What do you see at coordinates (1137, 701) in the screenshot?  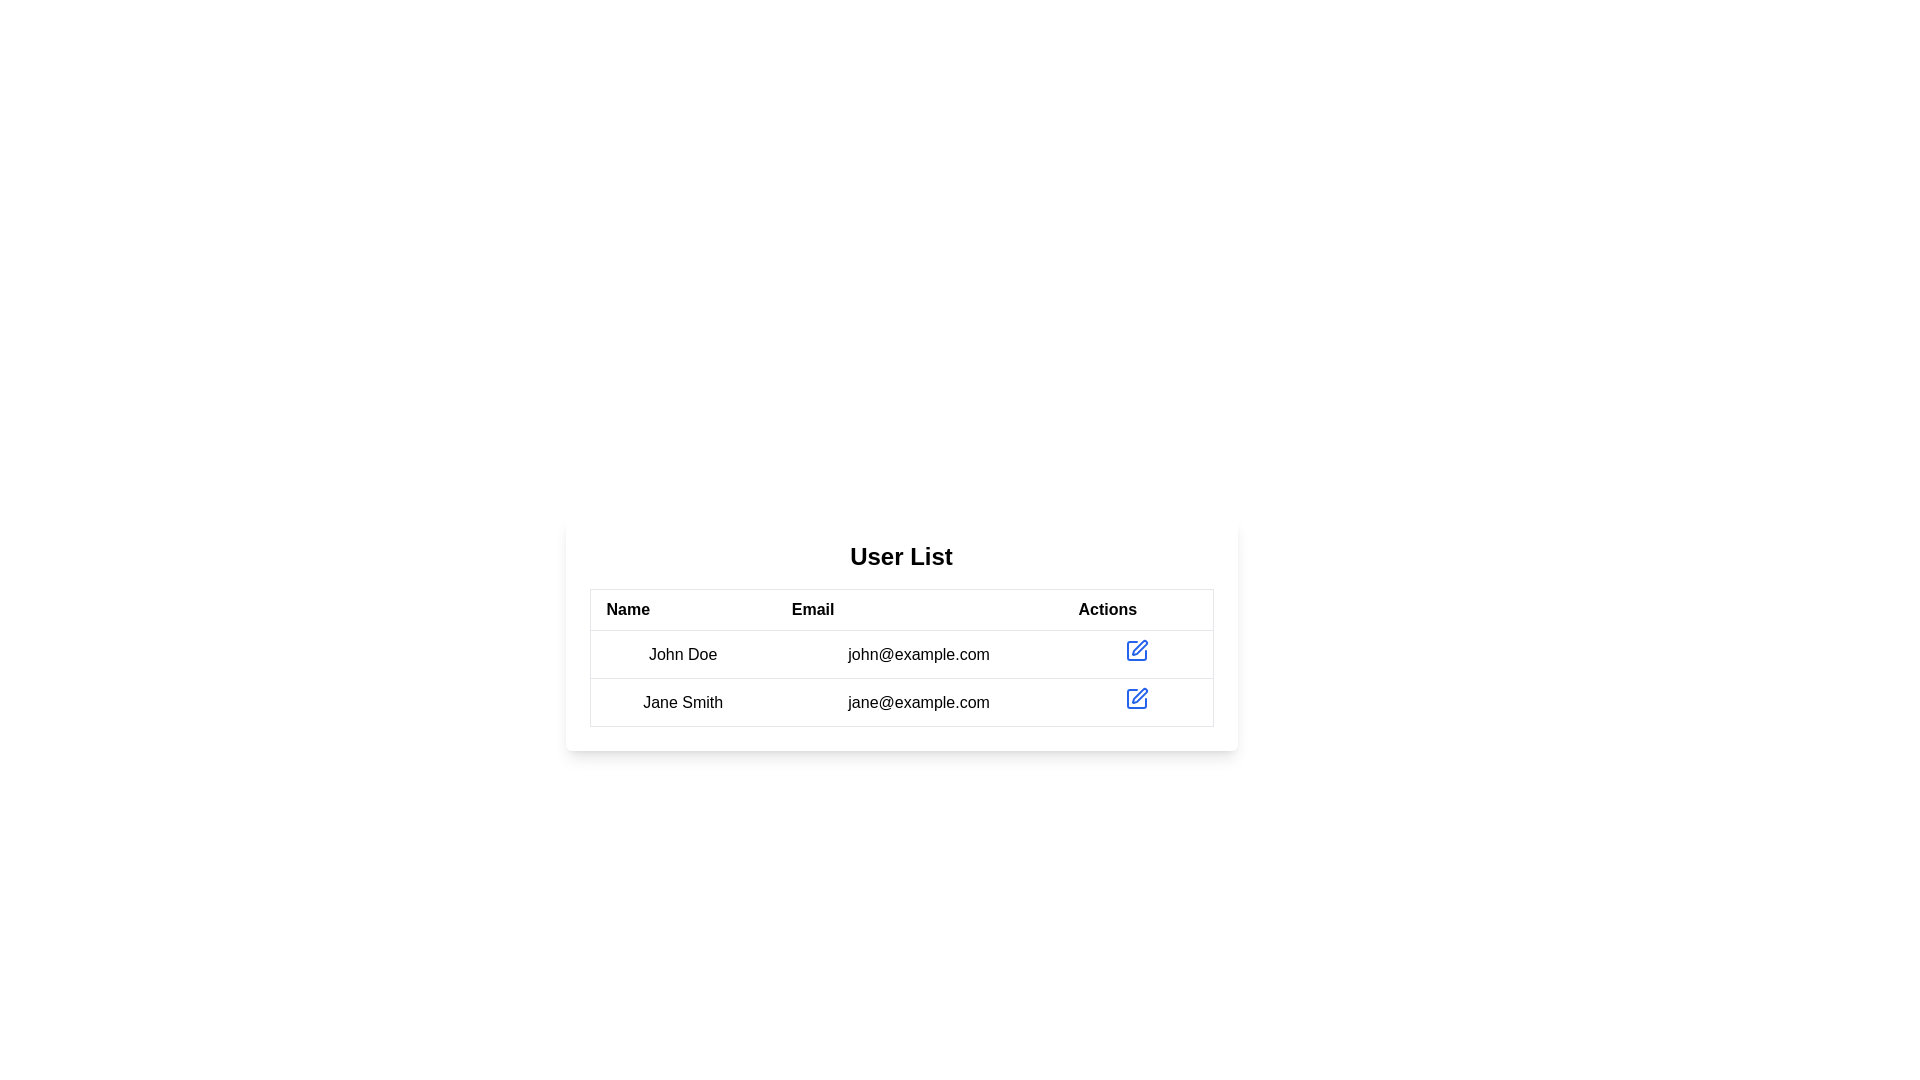 I see `the edit button located in the last cell of the second row in the 'Actions' column for the user 'Jane Smith'` at bounding box center [1137, 701].